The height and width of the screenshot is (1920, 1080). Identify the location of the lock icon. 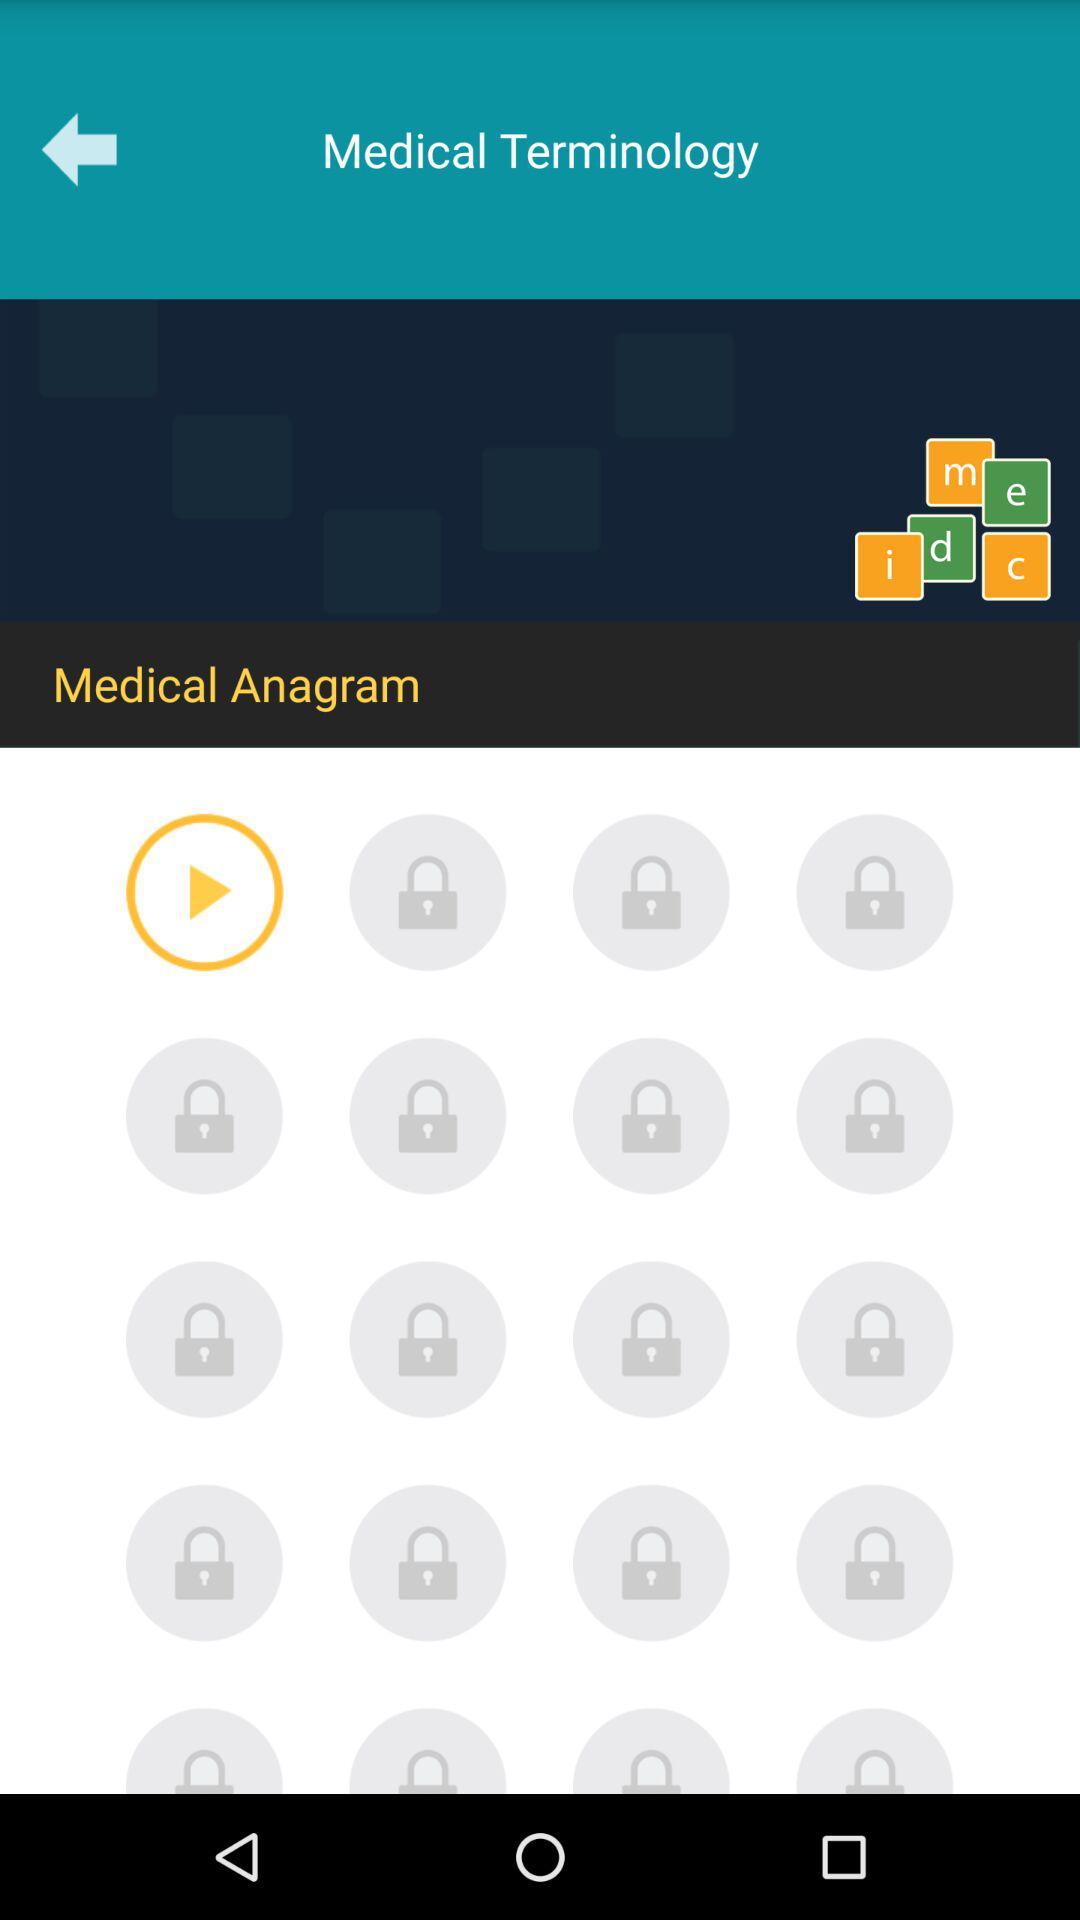
(874, 954).